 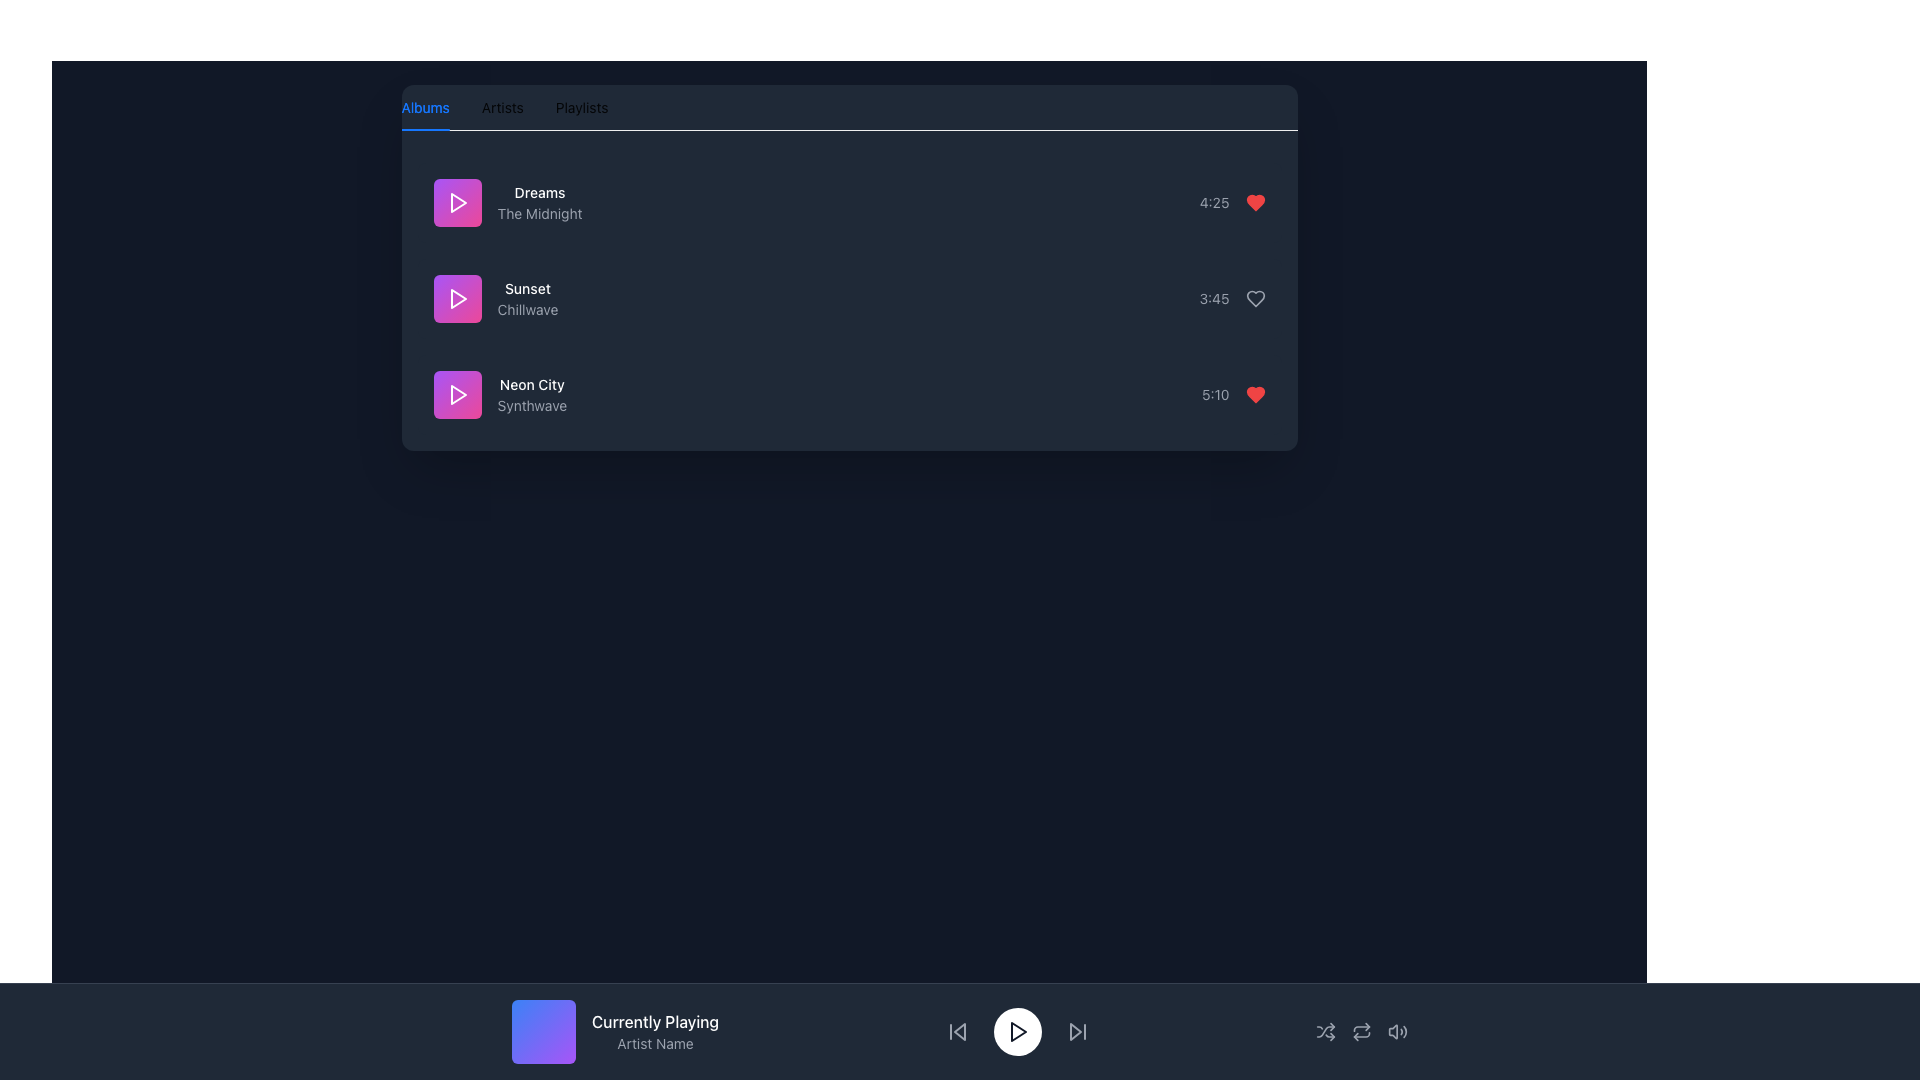 What do you see at coordinates (532, 405) in the screenshot?
I see `text label displaying 'Synthwave' located beneath 'Neon City' within a list item, centered on the right side` at bounding box center [532, 405].